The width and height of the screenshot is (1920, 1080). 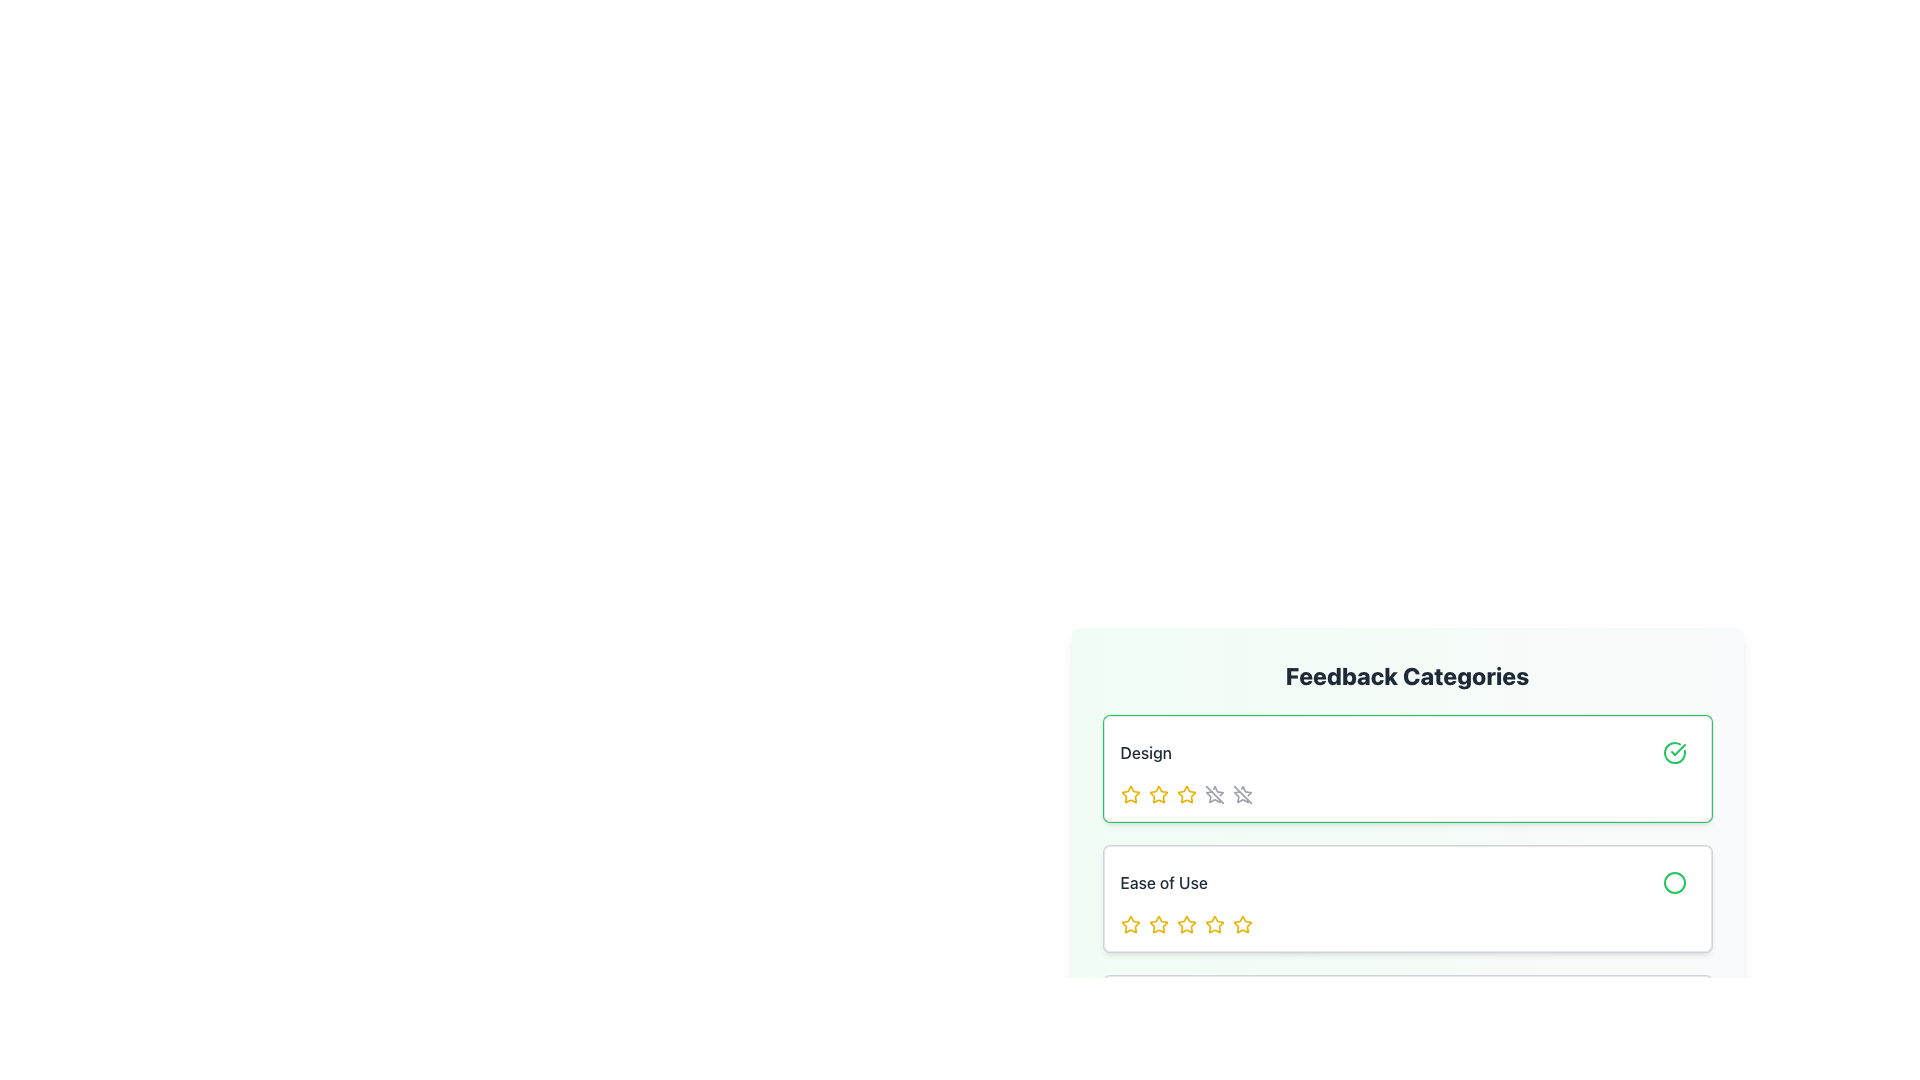 What do you see at coordinates (1186, 924) in the screenshot?
I see `the second yellow star icon in the 'Ease of Use' section of the 'Feedback Categories' interface to rate it` at bounding box center [1186, 924].